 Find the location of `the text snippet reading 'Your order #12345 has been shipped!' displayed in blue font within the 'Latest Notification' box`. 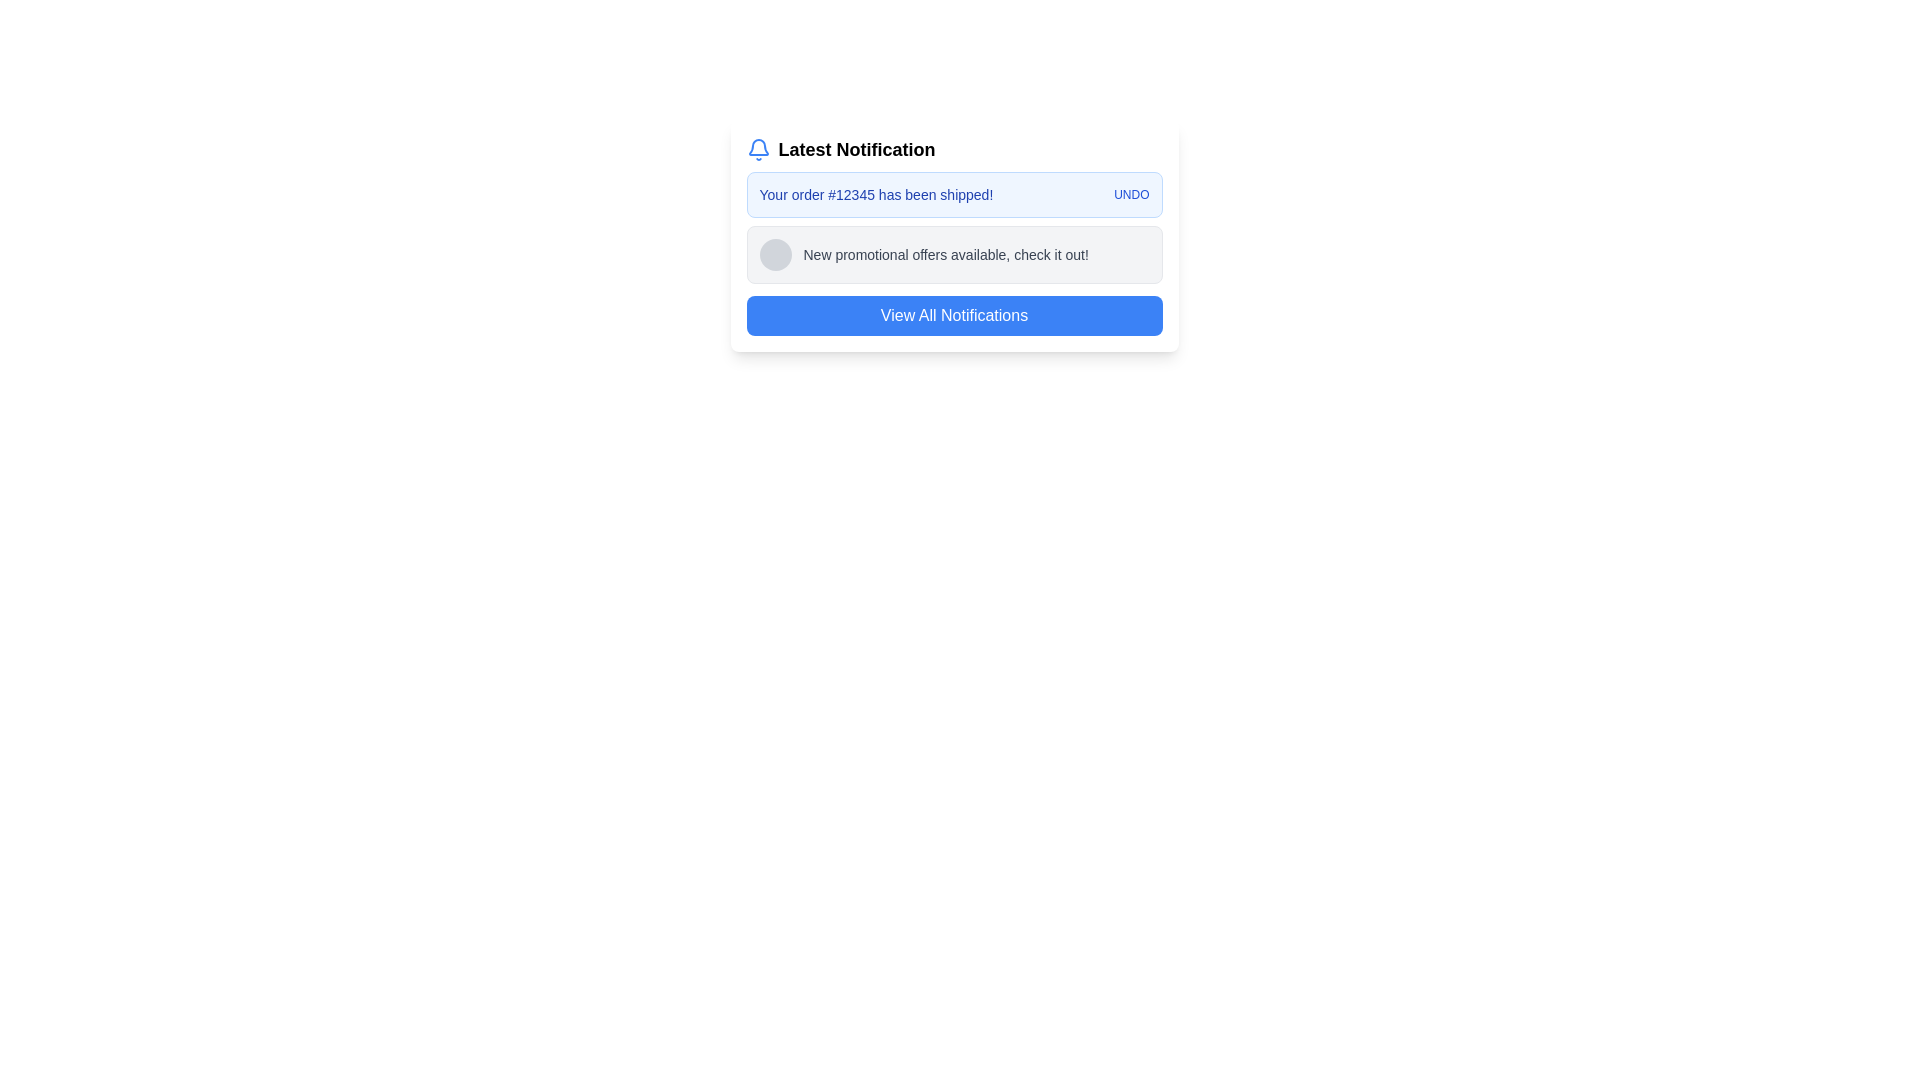

the text snippet reading 'Your order #12345 has been shipped!' displayed in blue font within the 'Latest Notification' box is located at coordinates (876, 195).